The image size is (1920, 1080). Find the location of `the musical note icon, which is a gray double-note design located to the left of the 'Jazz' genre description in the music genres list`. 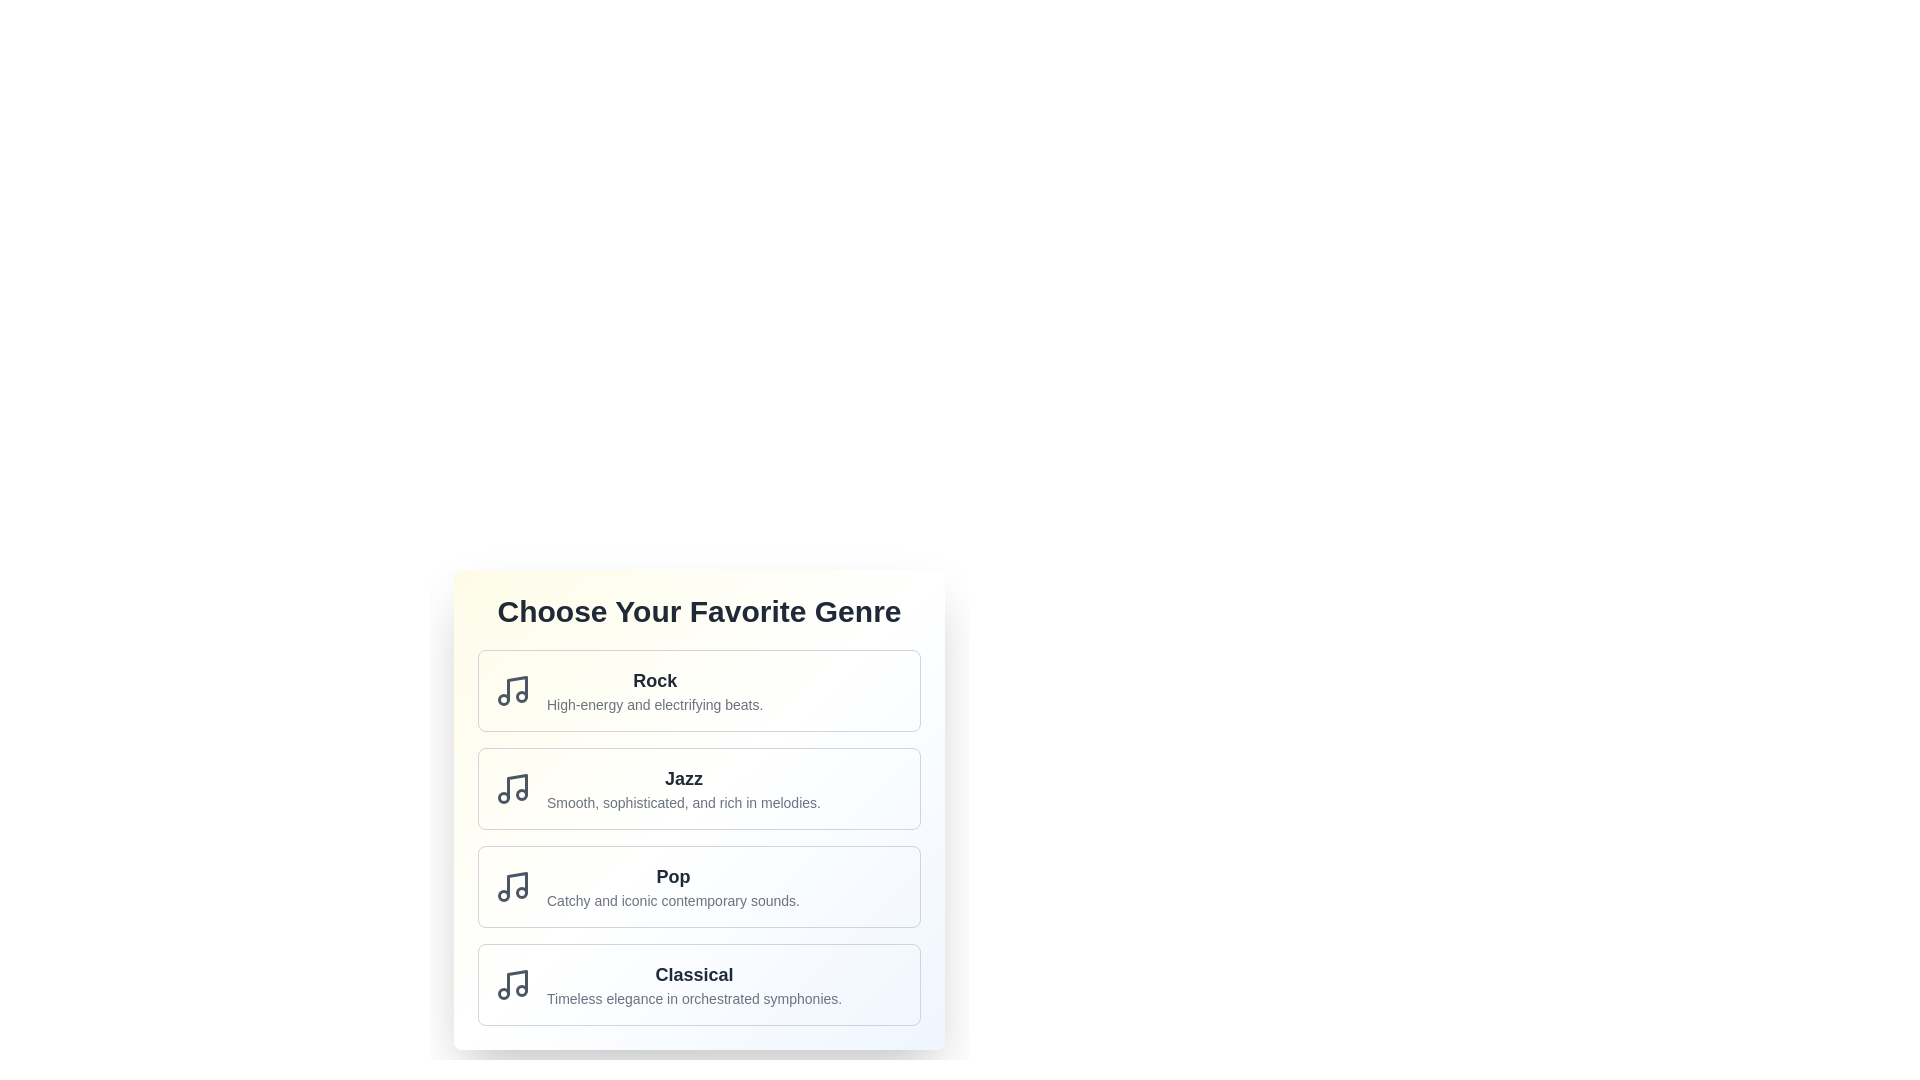

the musical note icon, which is a gray double-note design located to the left of the 'Jazz' genre description in the music genres list is located at coordinates (513, 788).